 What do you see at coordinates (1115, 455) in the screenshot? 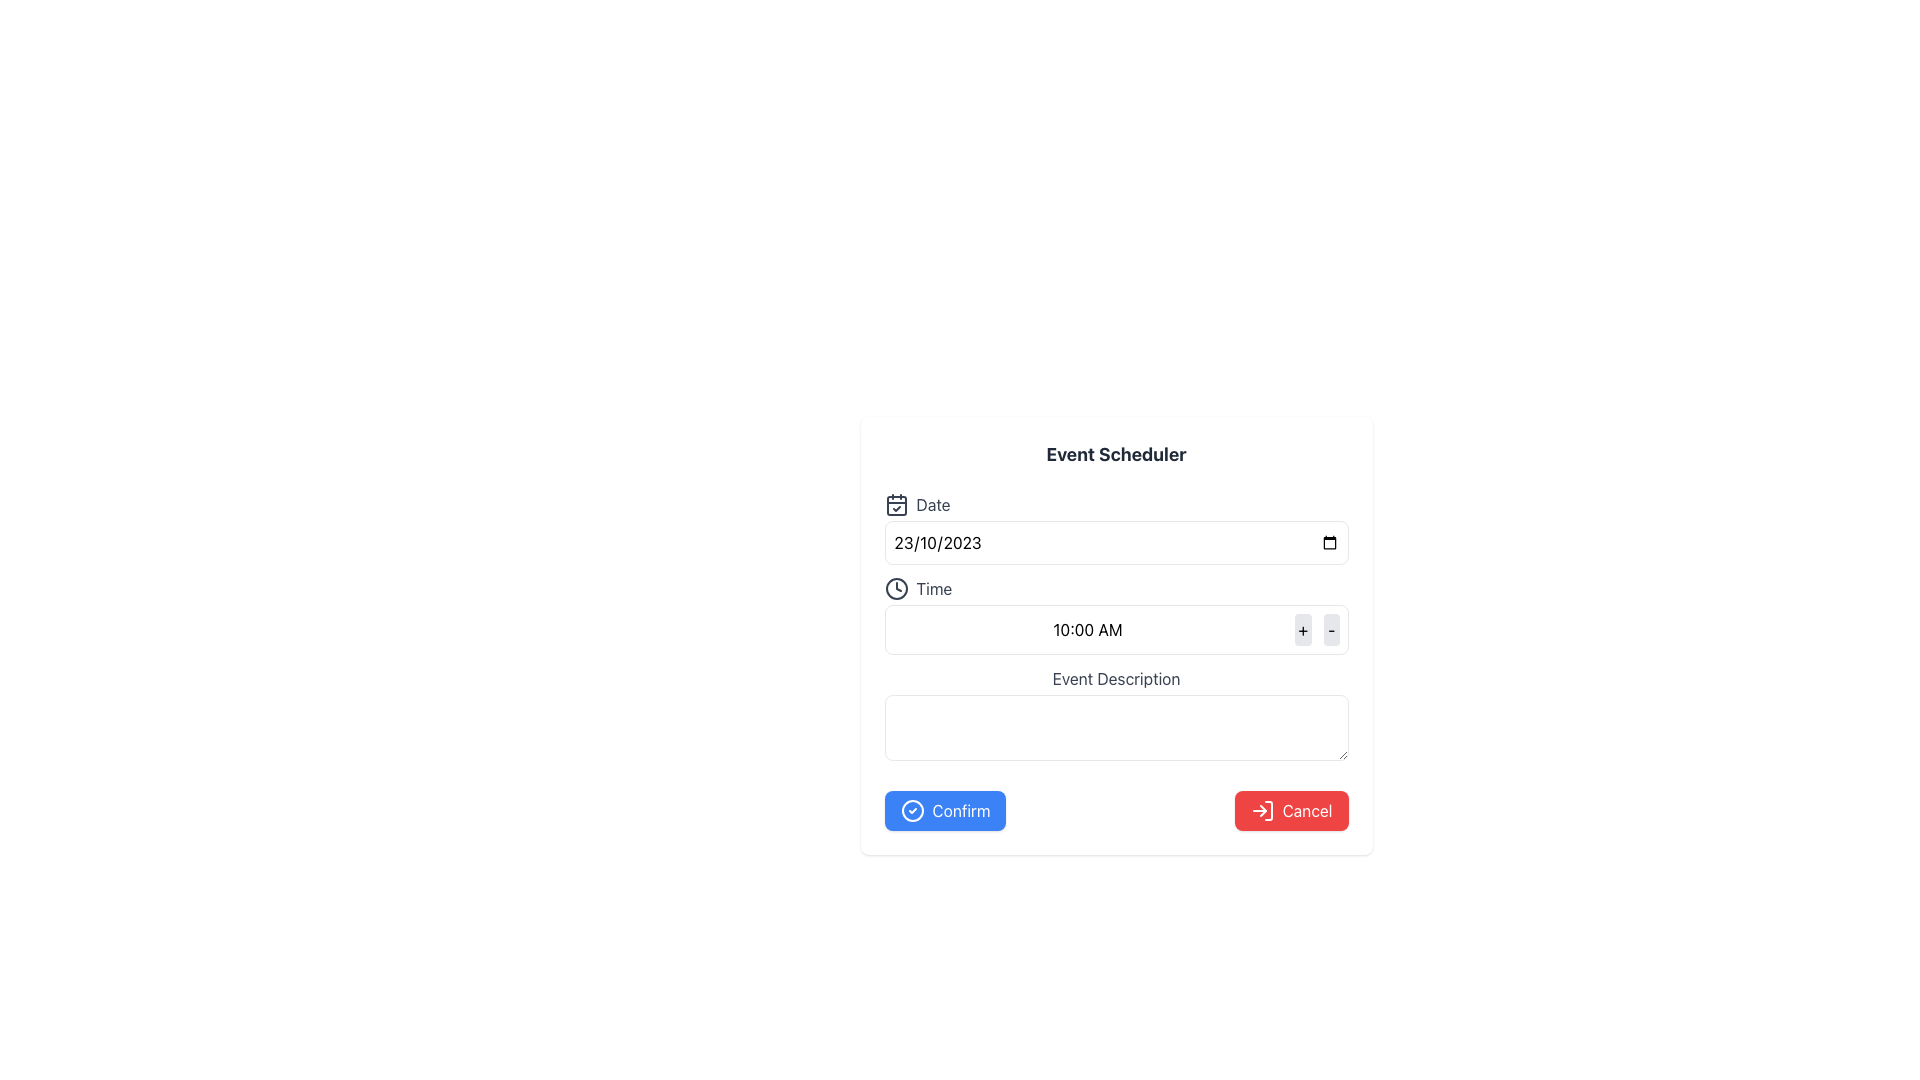
I see `the bold title text 'Event Scheduler' at the top of the card interface` at bounding box center [1115, 455].